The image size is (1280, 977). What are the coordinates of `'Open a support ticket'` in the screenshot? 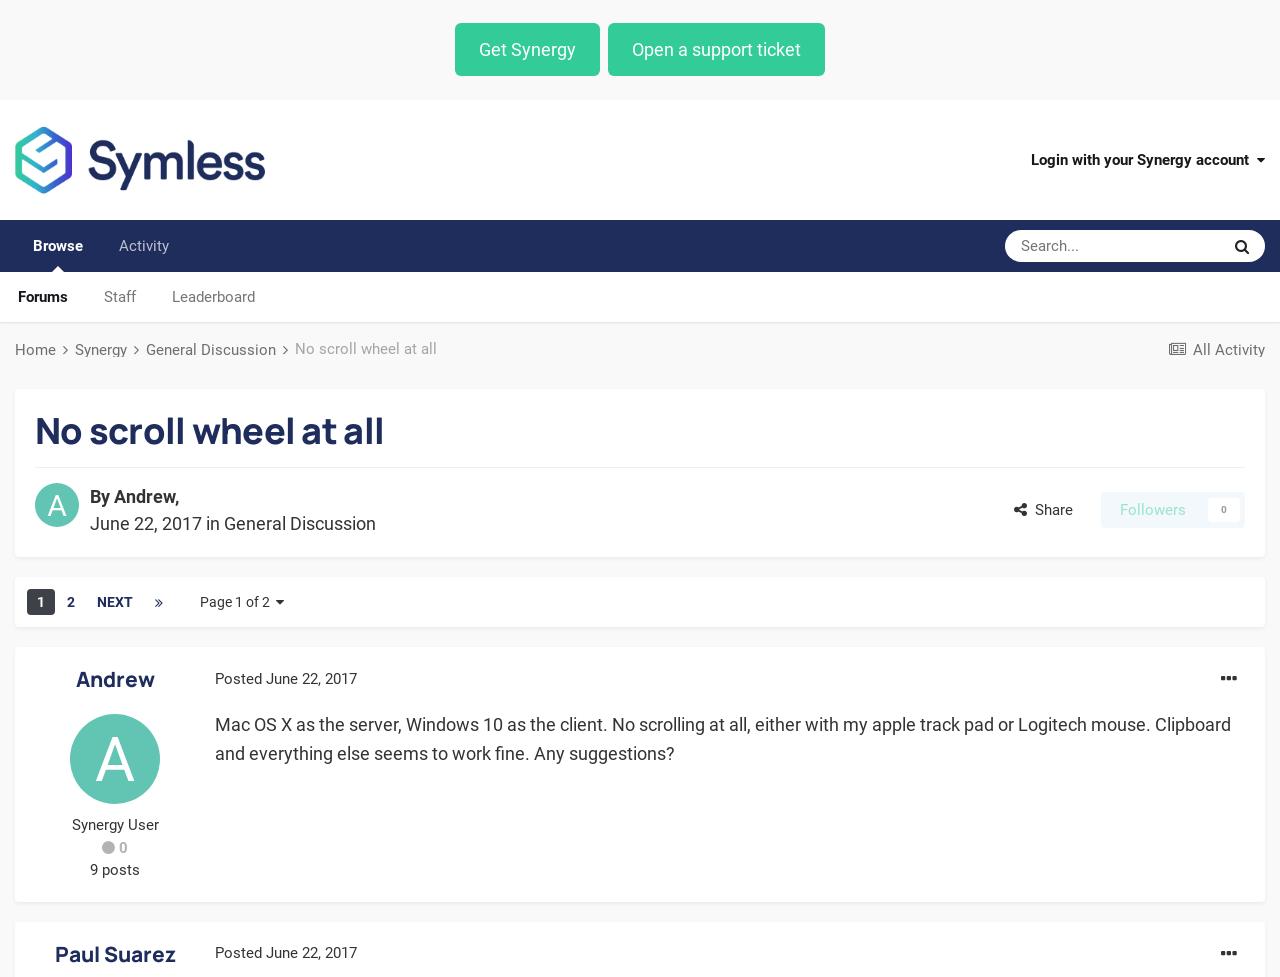 It's located at (716, 49).